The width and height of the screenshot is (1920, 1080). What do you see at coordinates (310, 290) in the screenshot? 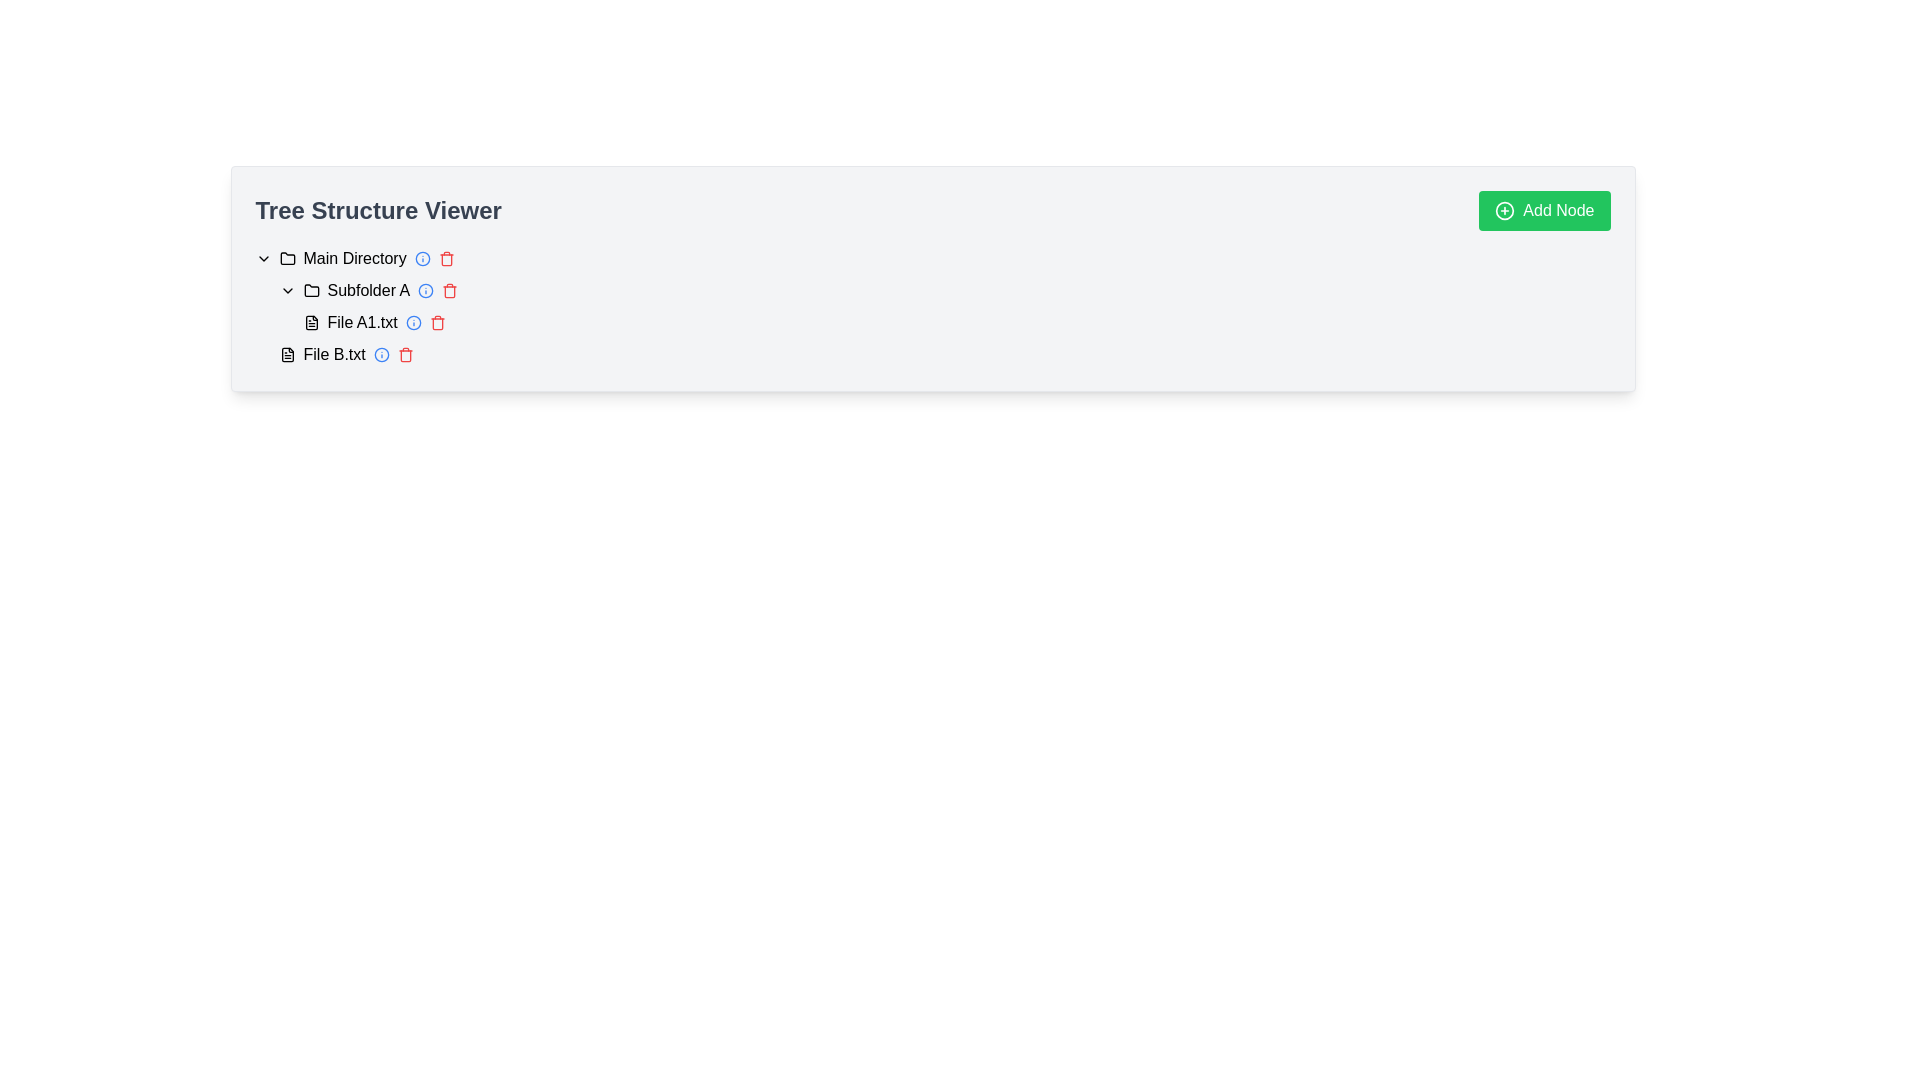
I see `the folder icon representing a subfolder in the directory structure, located to the left of the 'Subfolder A' label` at bounding box center [310, 290].